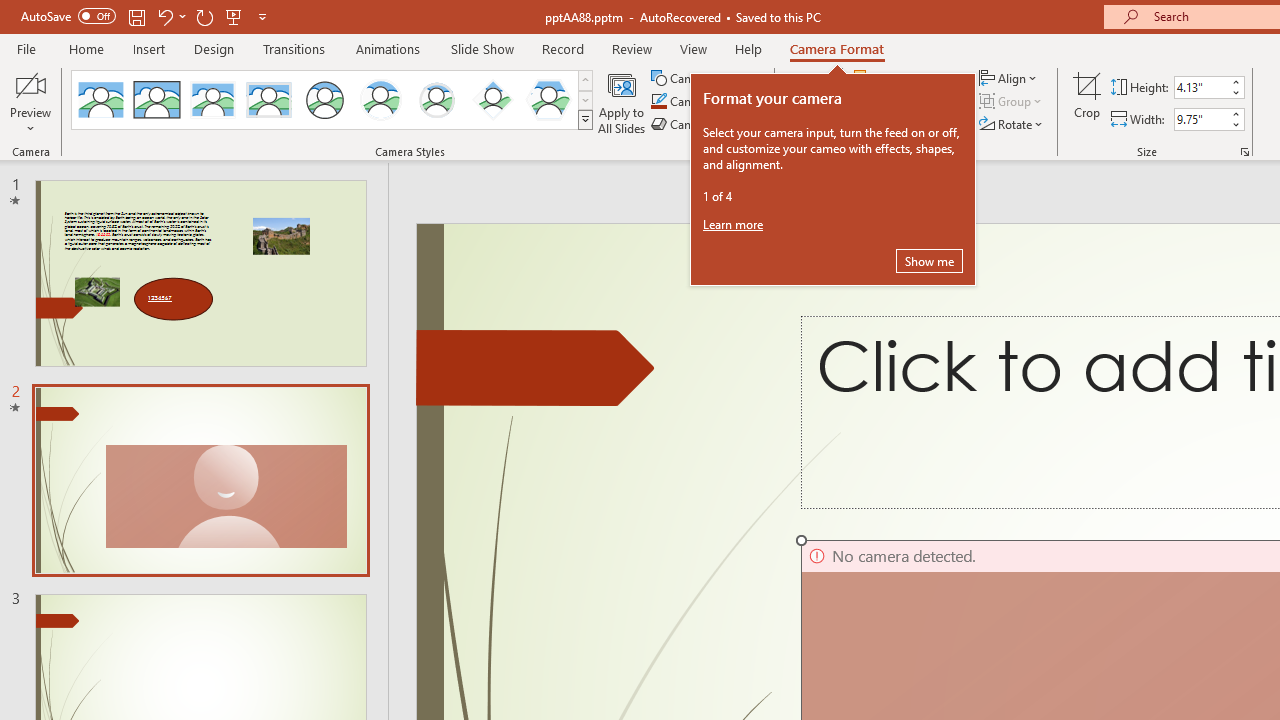 The width and height of the screenshot is (1280, 720). What do you see at coordinates (621, 103) in the screenshot?
I see `'Apply to All Slides'` at bounding box center [621, 103].